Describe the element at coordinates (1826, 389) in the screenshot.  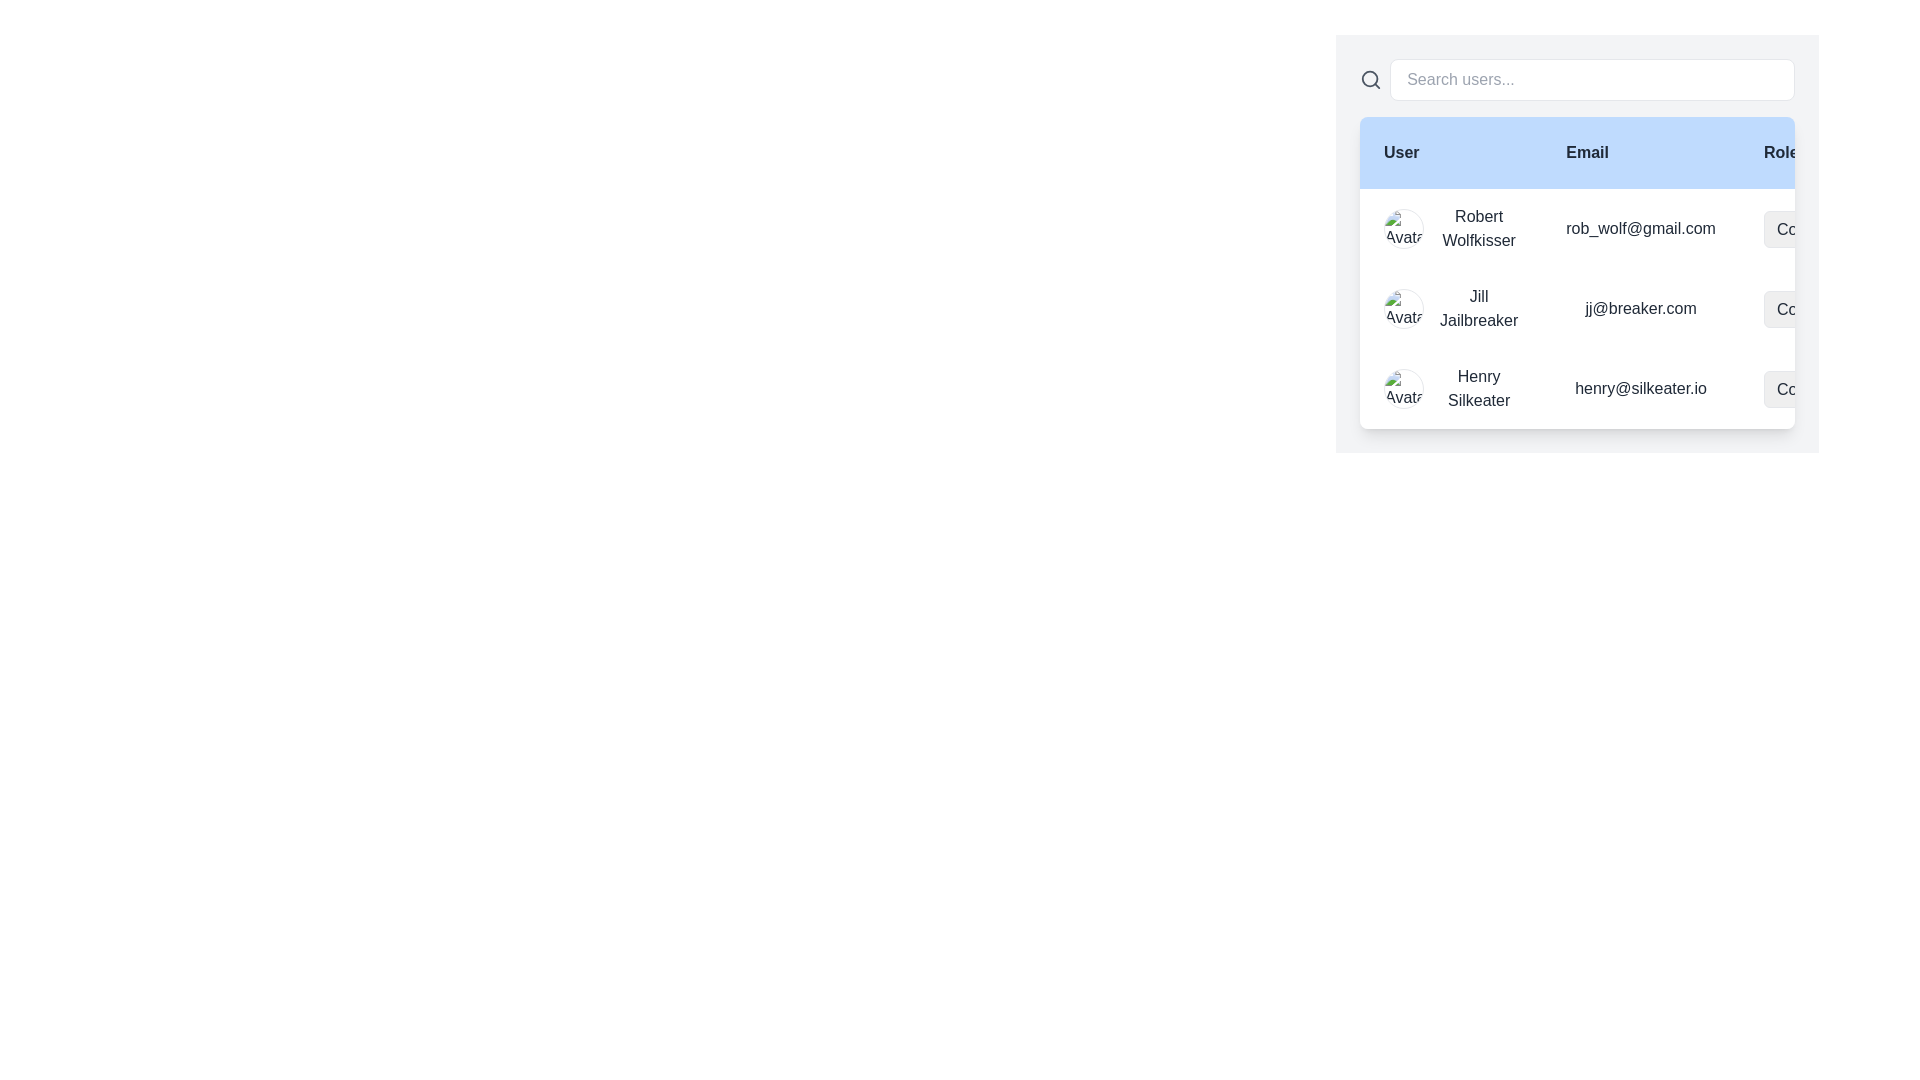
I see `the button labeled 'Co', which is a small rounded rectangle located in the 'Role' column of the table` at that location.